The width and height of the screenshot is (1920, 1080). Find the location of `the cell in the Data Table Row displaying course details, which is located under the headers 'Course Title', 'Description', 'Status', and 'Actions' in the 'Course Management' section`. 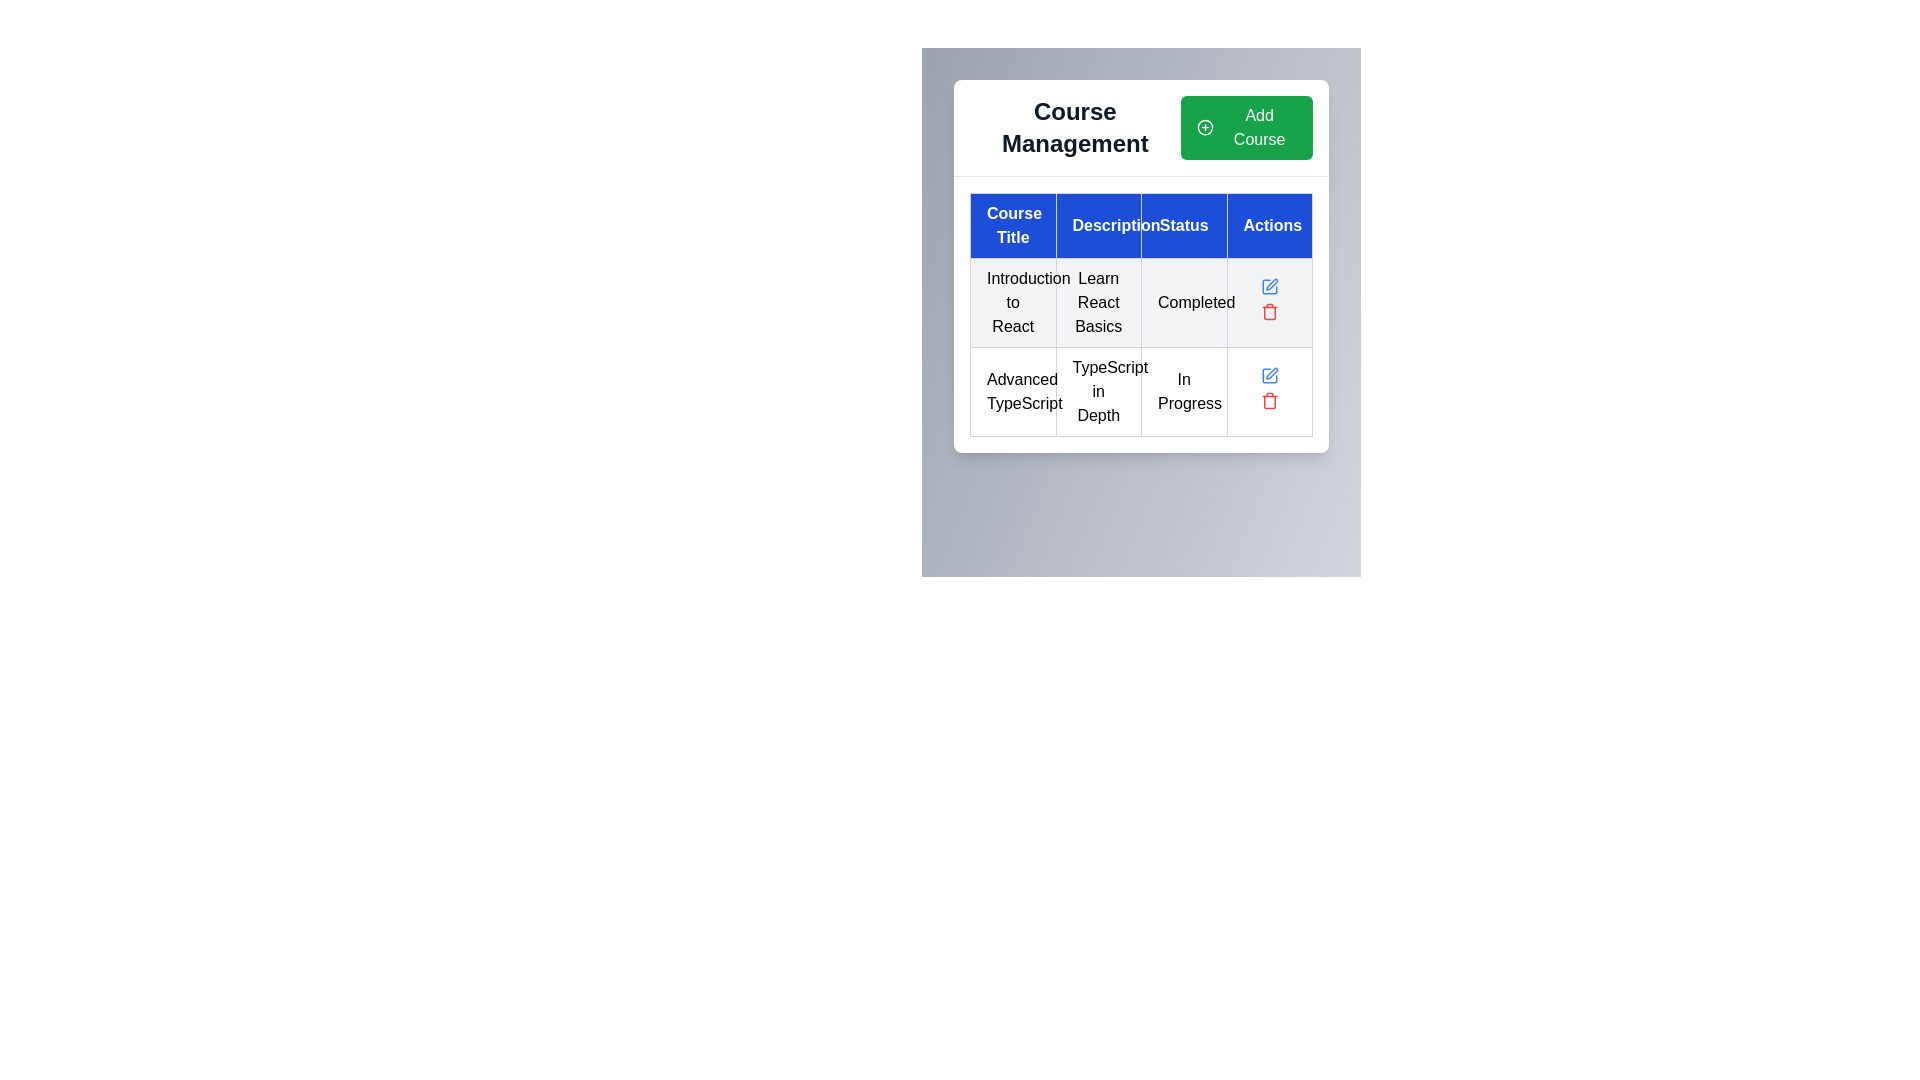

the cell in the Data Table Row displaying course details, which is located under the headers 'Course Title', 'Description', 'Status', and 'Actions' in the 'Course Management' section is located at coordinates (1141, 346).